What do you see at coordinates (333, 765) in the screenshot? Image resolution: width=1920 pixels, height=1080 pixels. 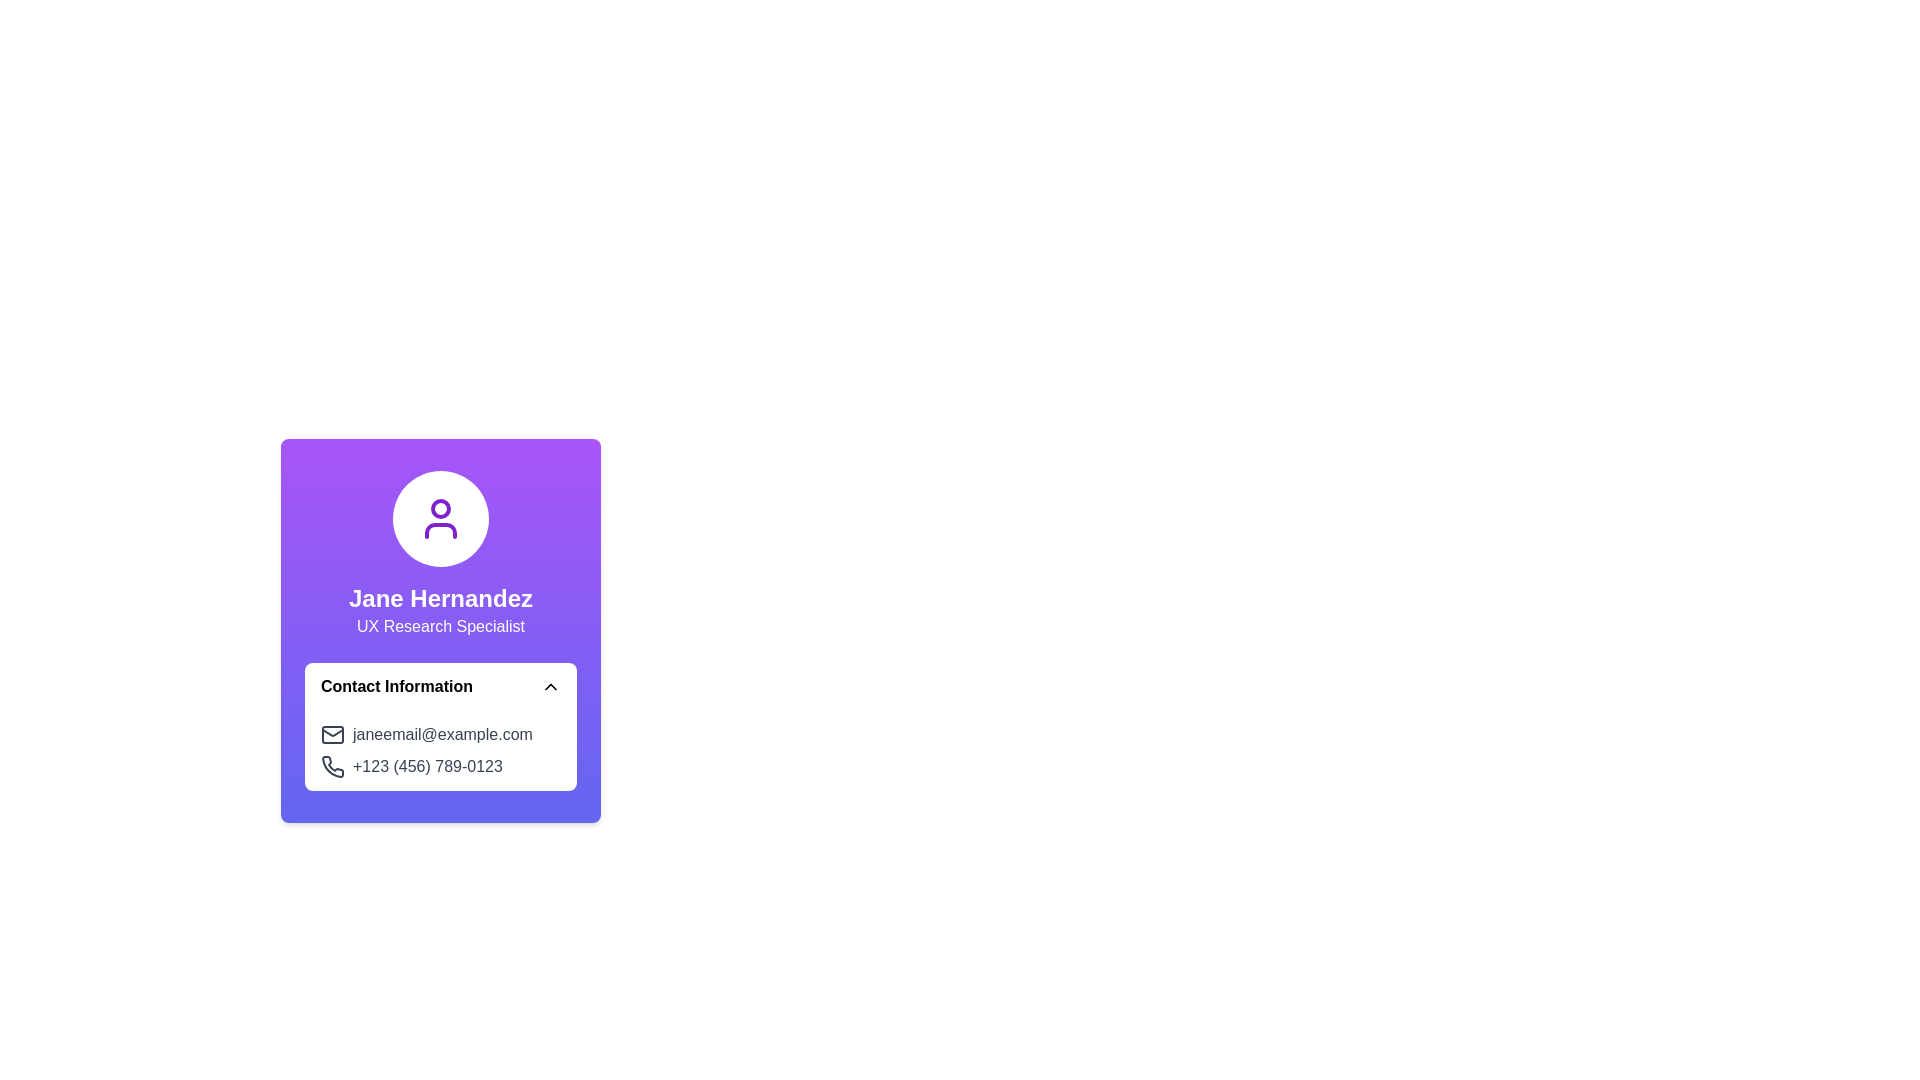 I see `the phone number icon located in the 'Contact Information' section, which visually represents the contact category for phone numbers` at bounding box center [333, 765].